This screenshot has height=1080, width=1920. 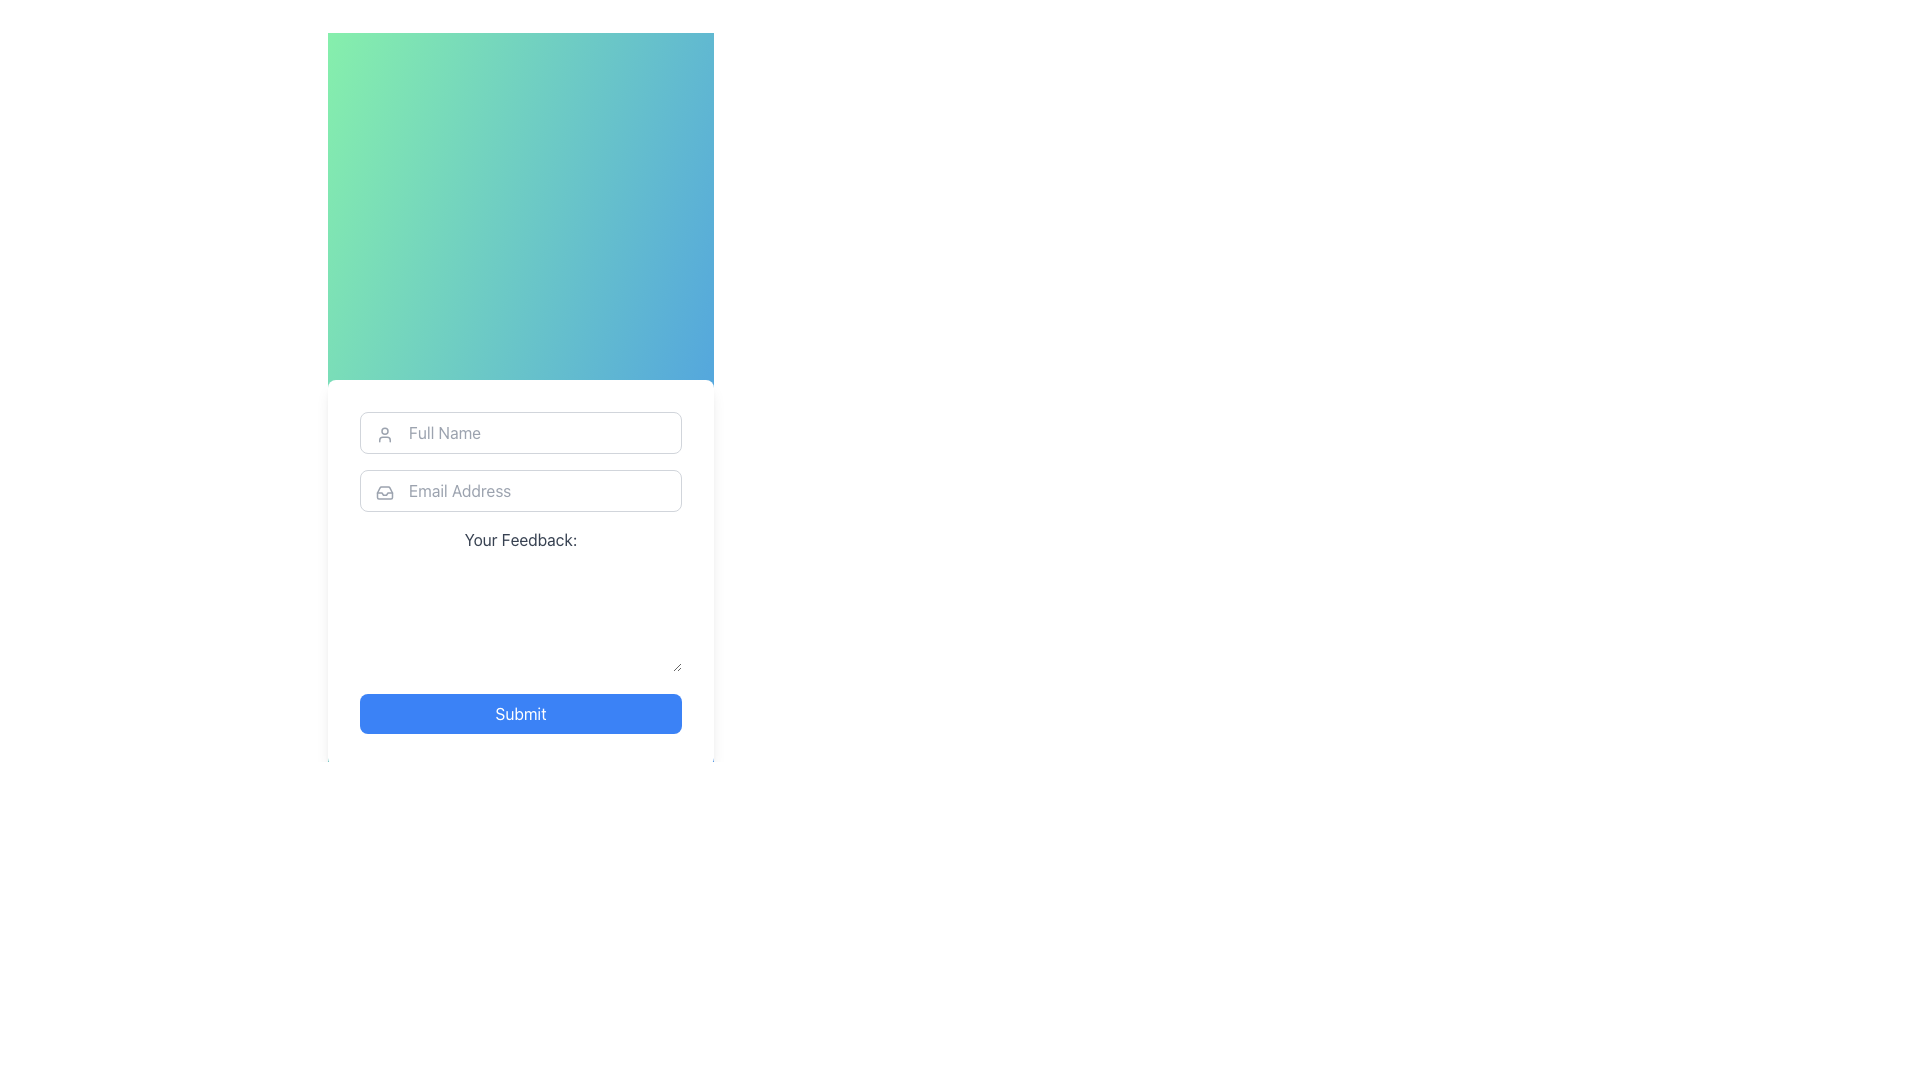 I want to click on the text label that displays 'Your Feedback:' positioned between the 'Email Address' field and the feedback textarea, so click(x=521, y=540).